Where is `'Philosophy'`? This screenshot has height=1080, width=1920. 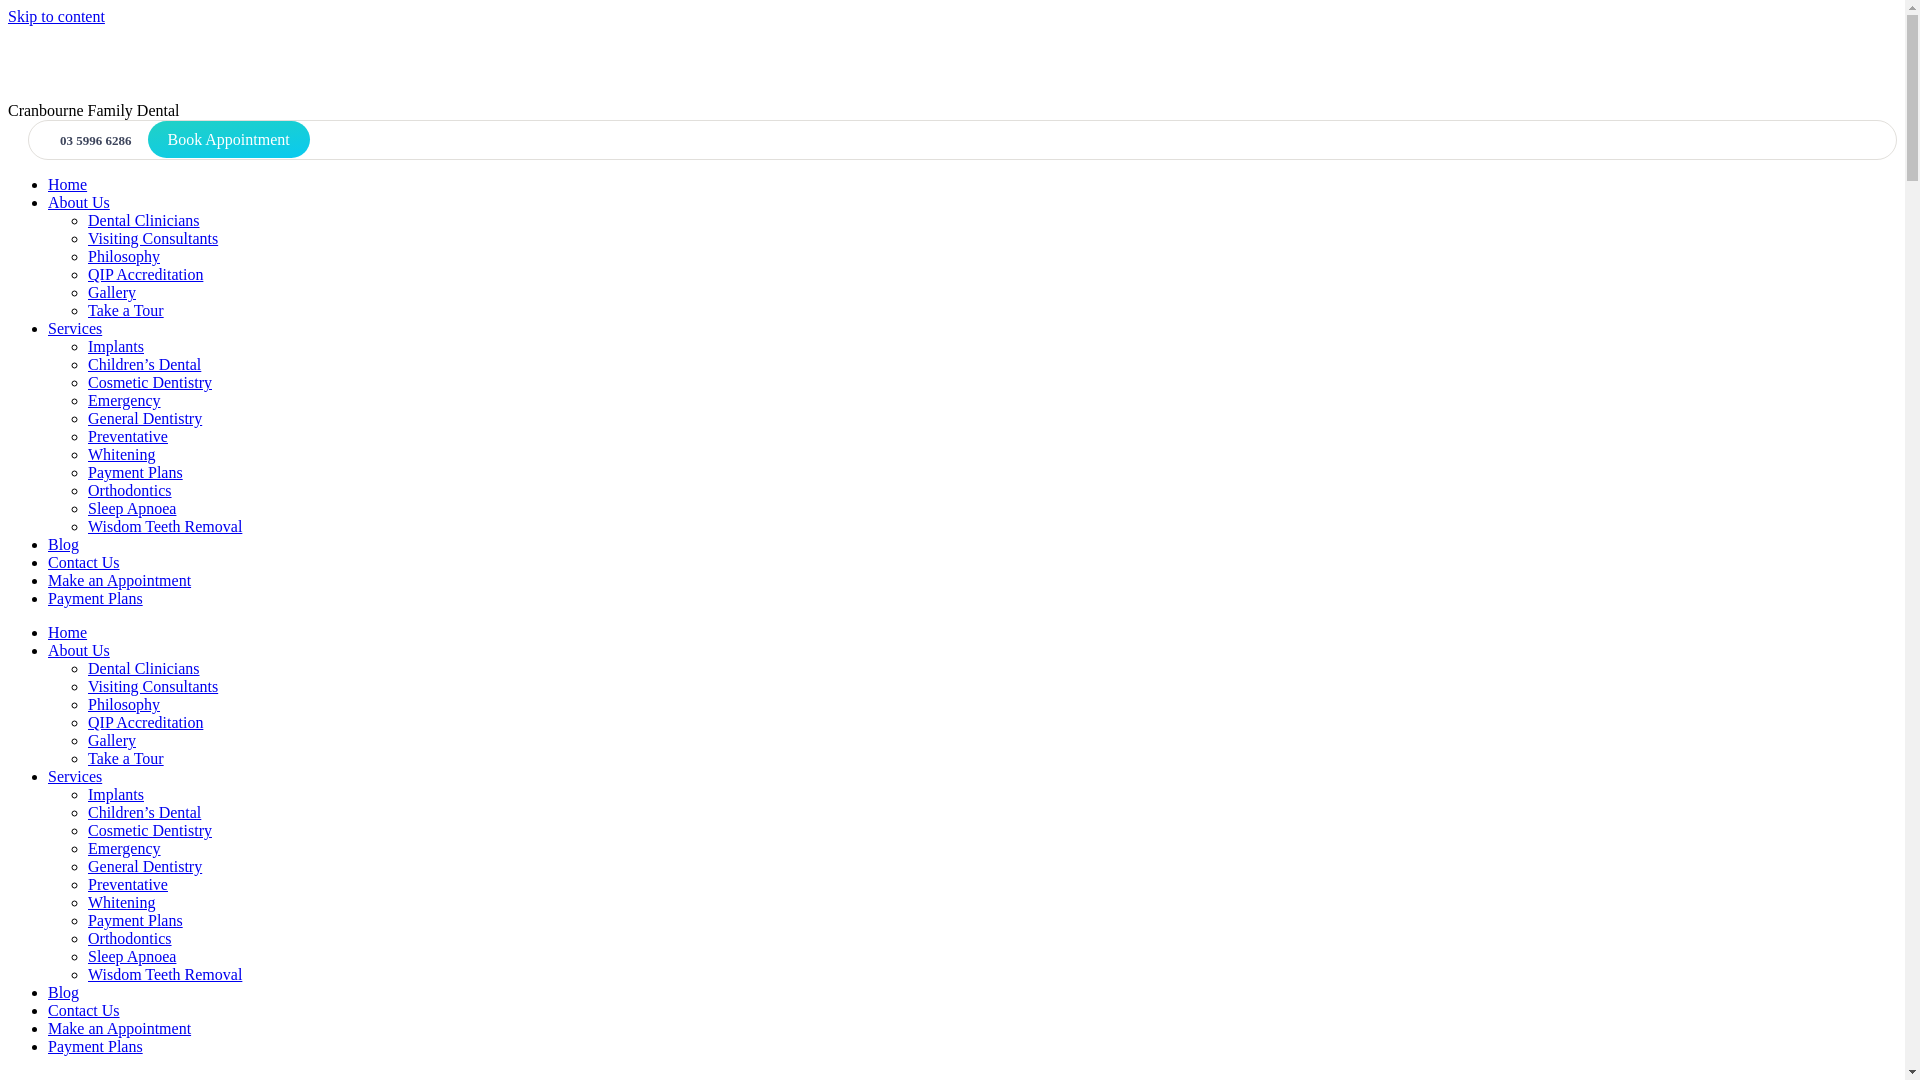 'Philosophy' is located at coordinates (123, 255).